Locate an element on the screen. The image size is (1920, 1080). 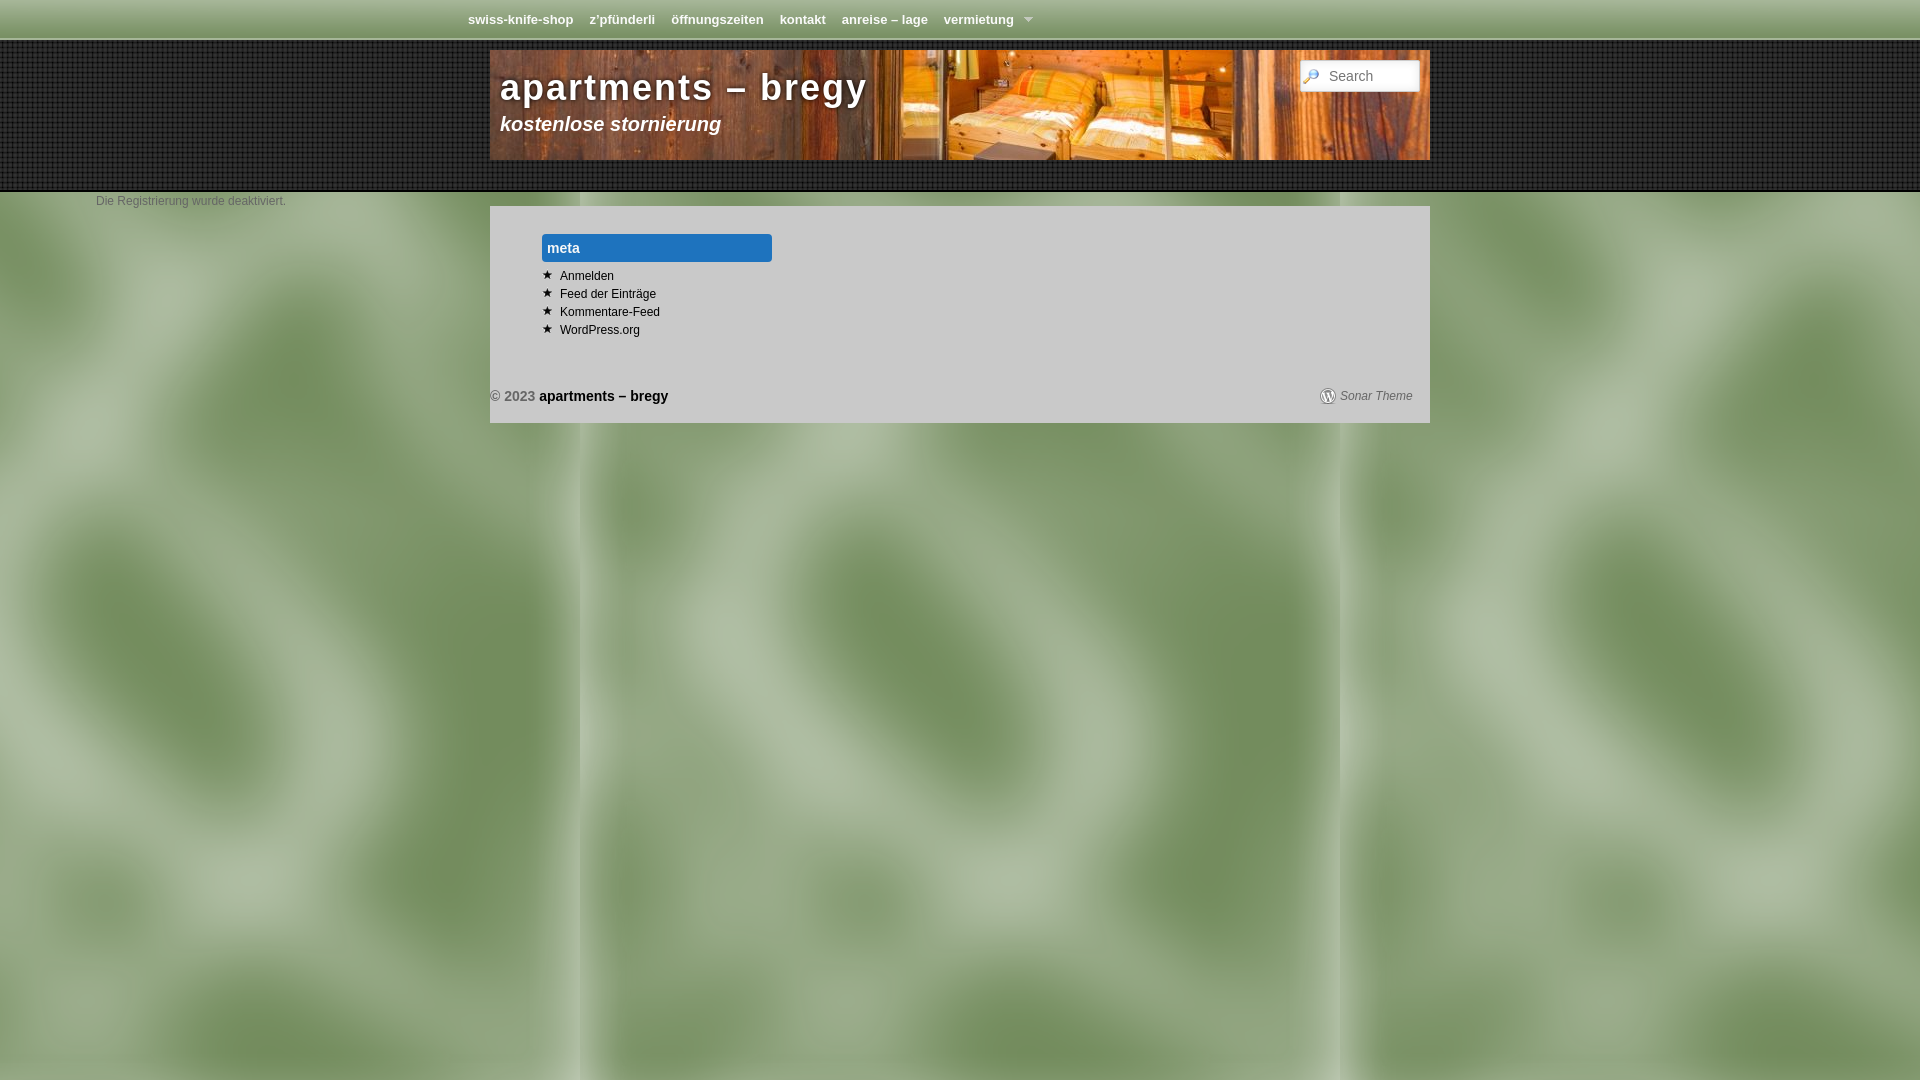
'Search' is located at coordinates (27, 10).